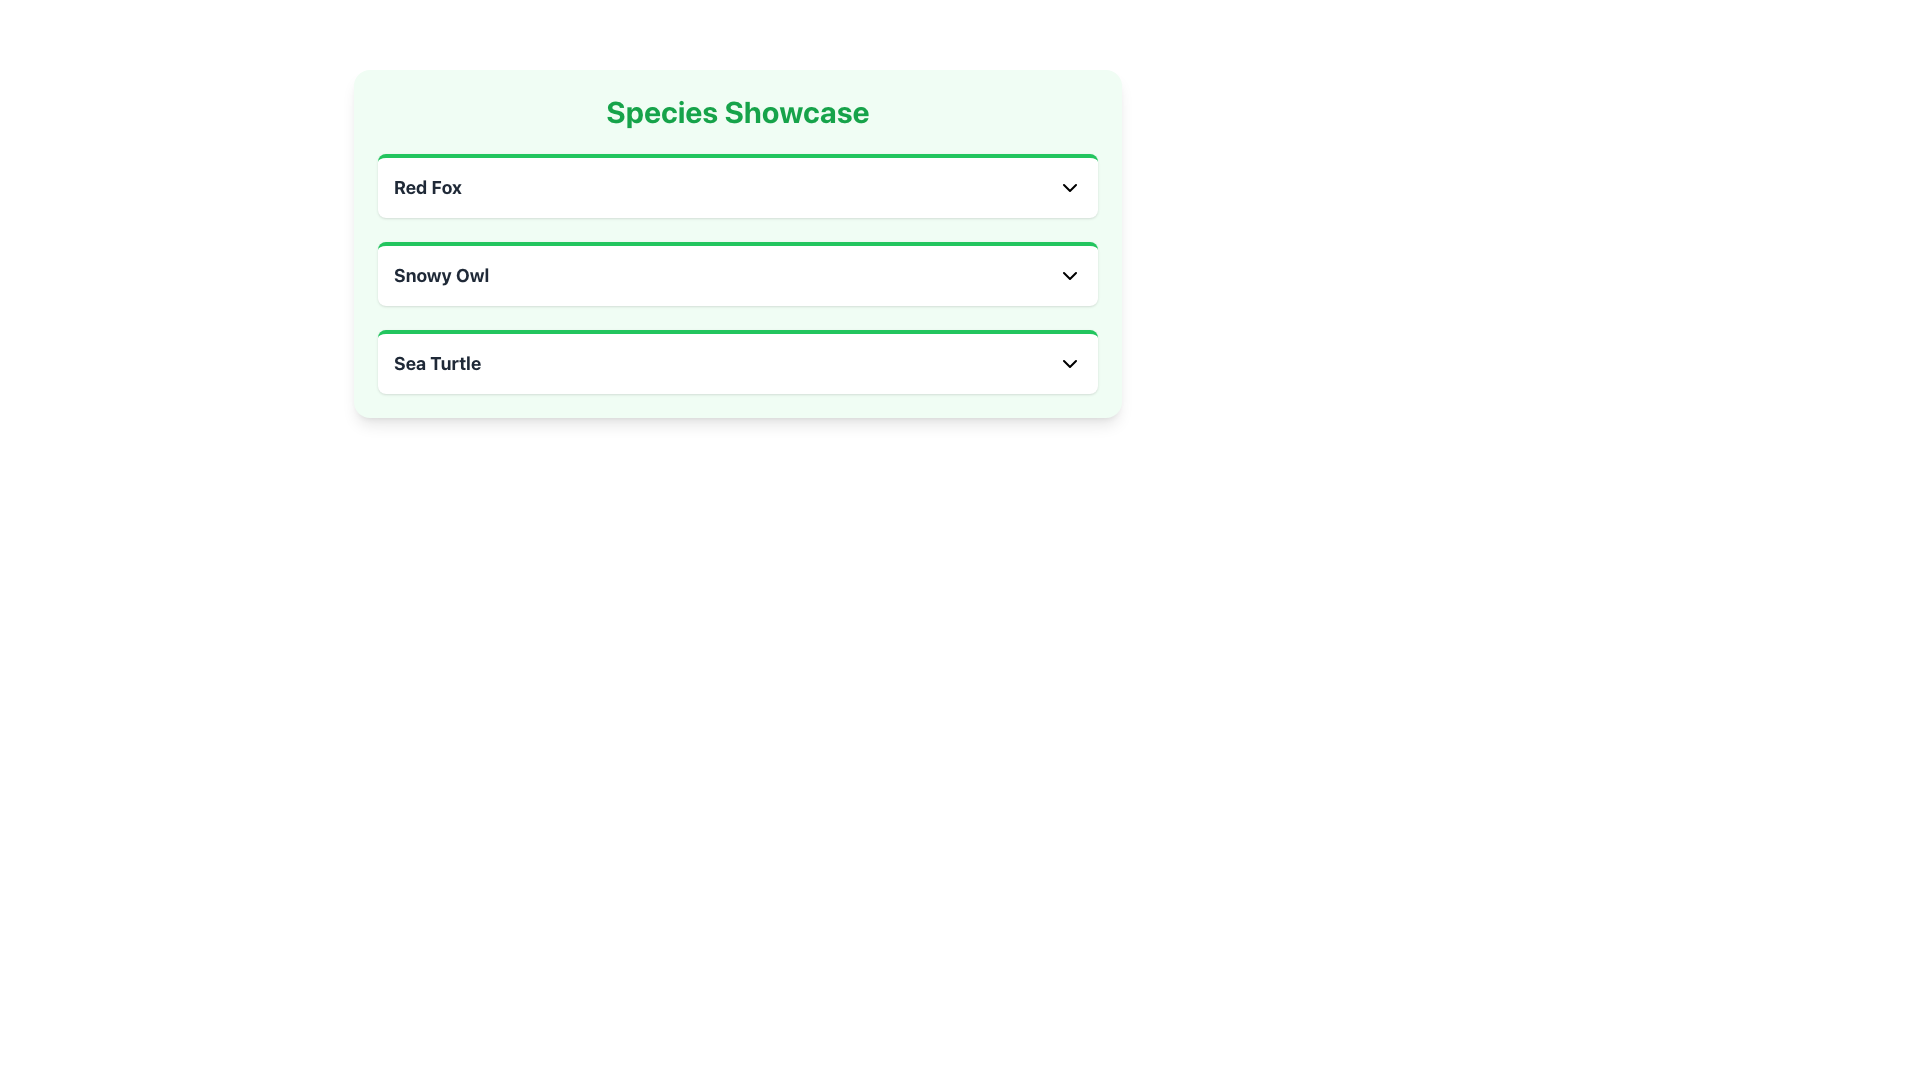 This screenshot has height=1080, width=1920. I want to click on the Text Label that serves as a section title for the content below, positioned at the top of its card-like structure, so click(737, 111).